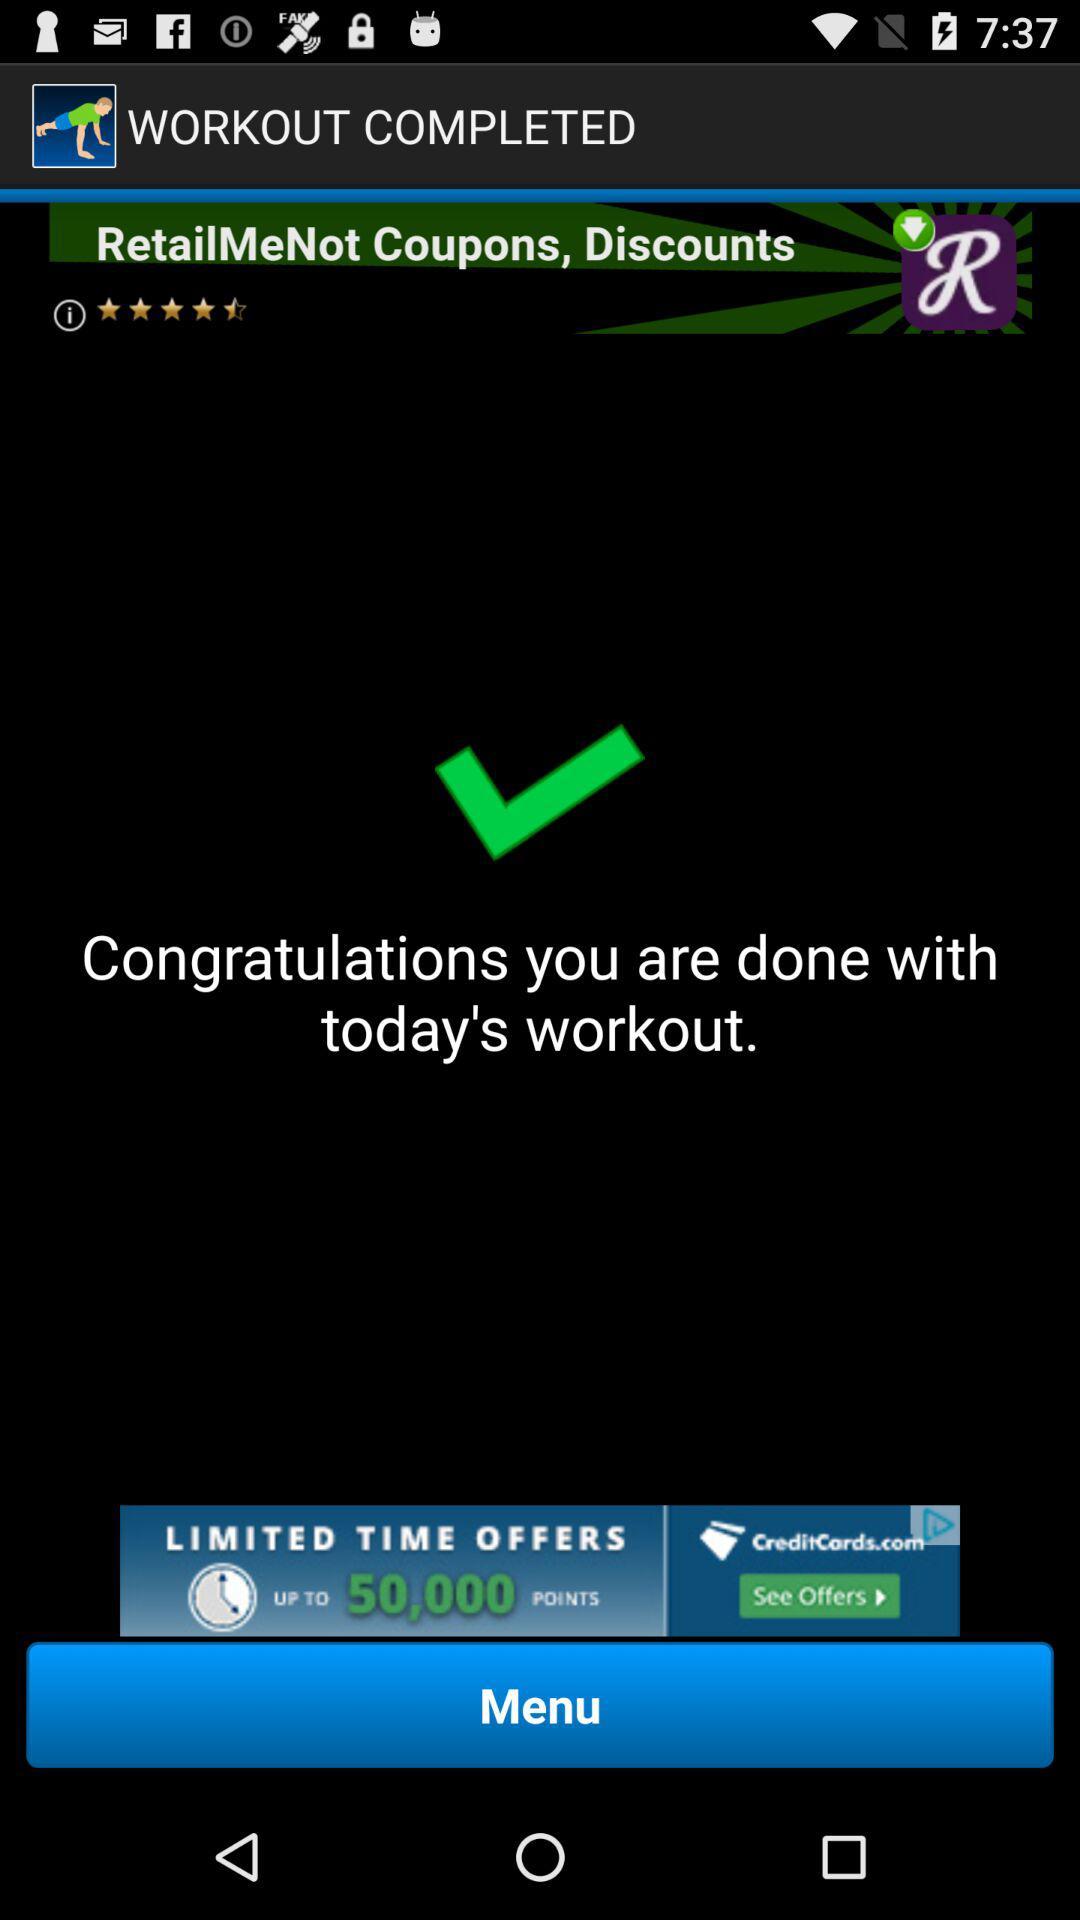 The image size is (1080, 1920). What do you see at coordinates (538, 267) in the screenshot?
I see `advertisement` at bounding box center [538, 267].